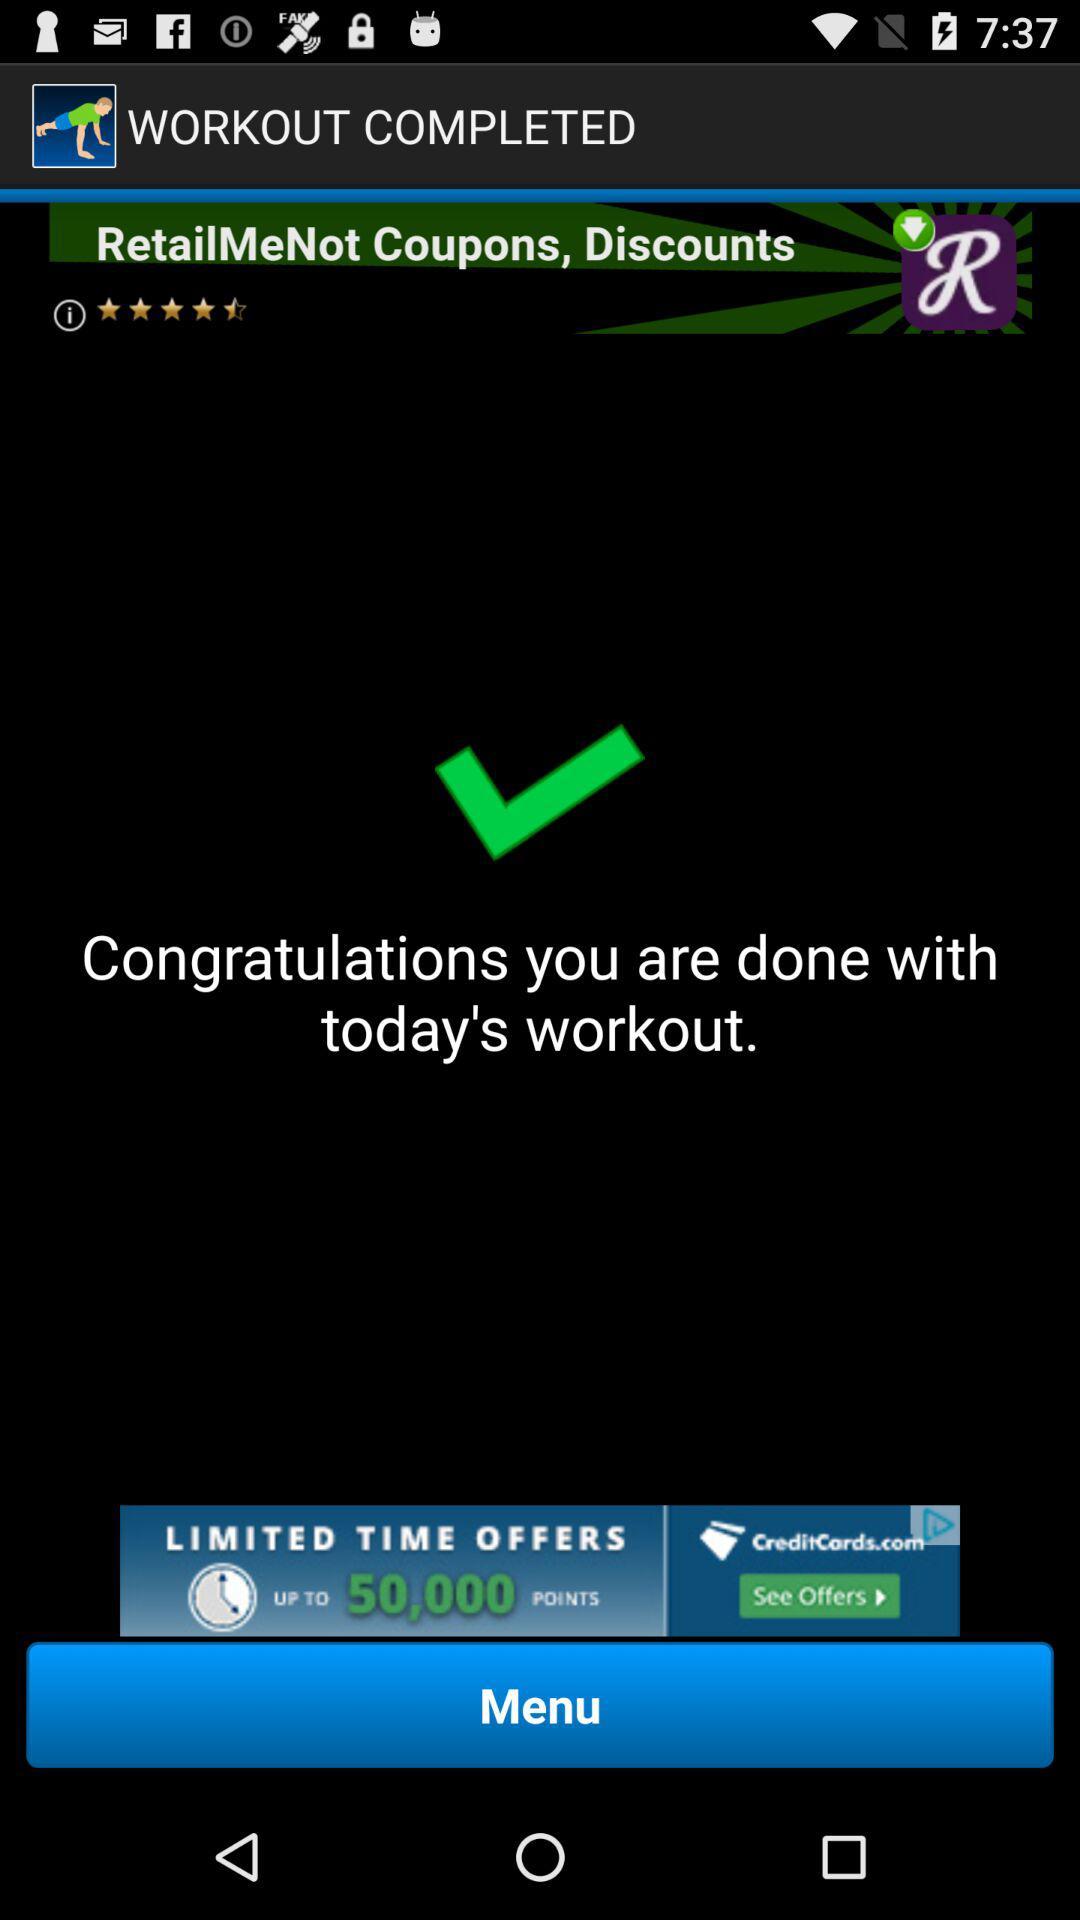 The image size is (1080, 1920). What do you see at coordinates (538, 267) in the screenshot?
I see `advertisement` at bounding box center [538, 267].